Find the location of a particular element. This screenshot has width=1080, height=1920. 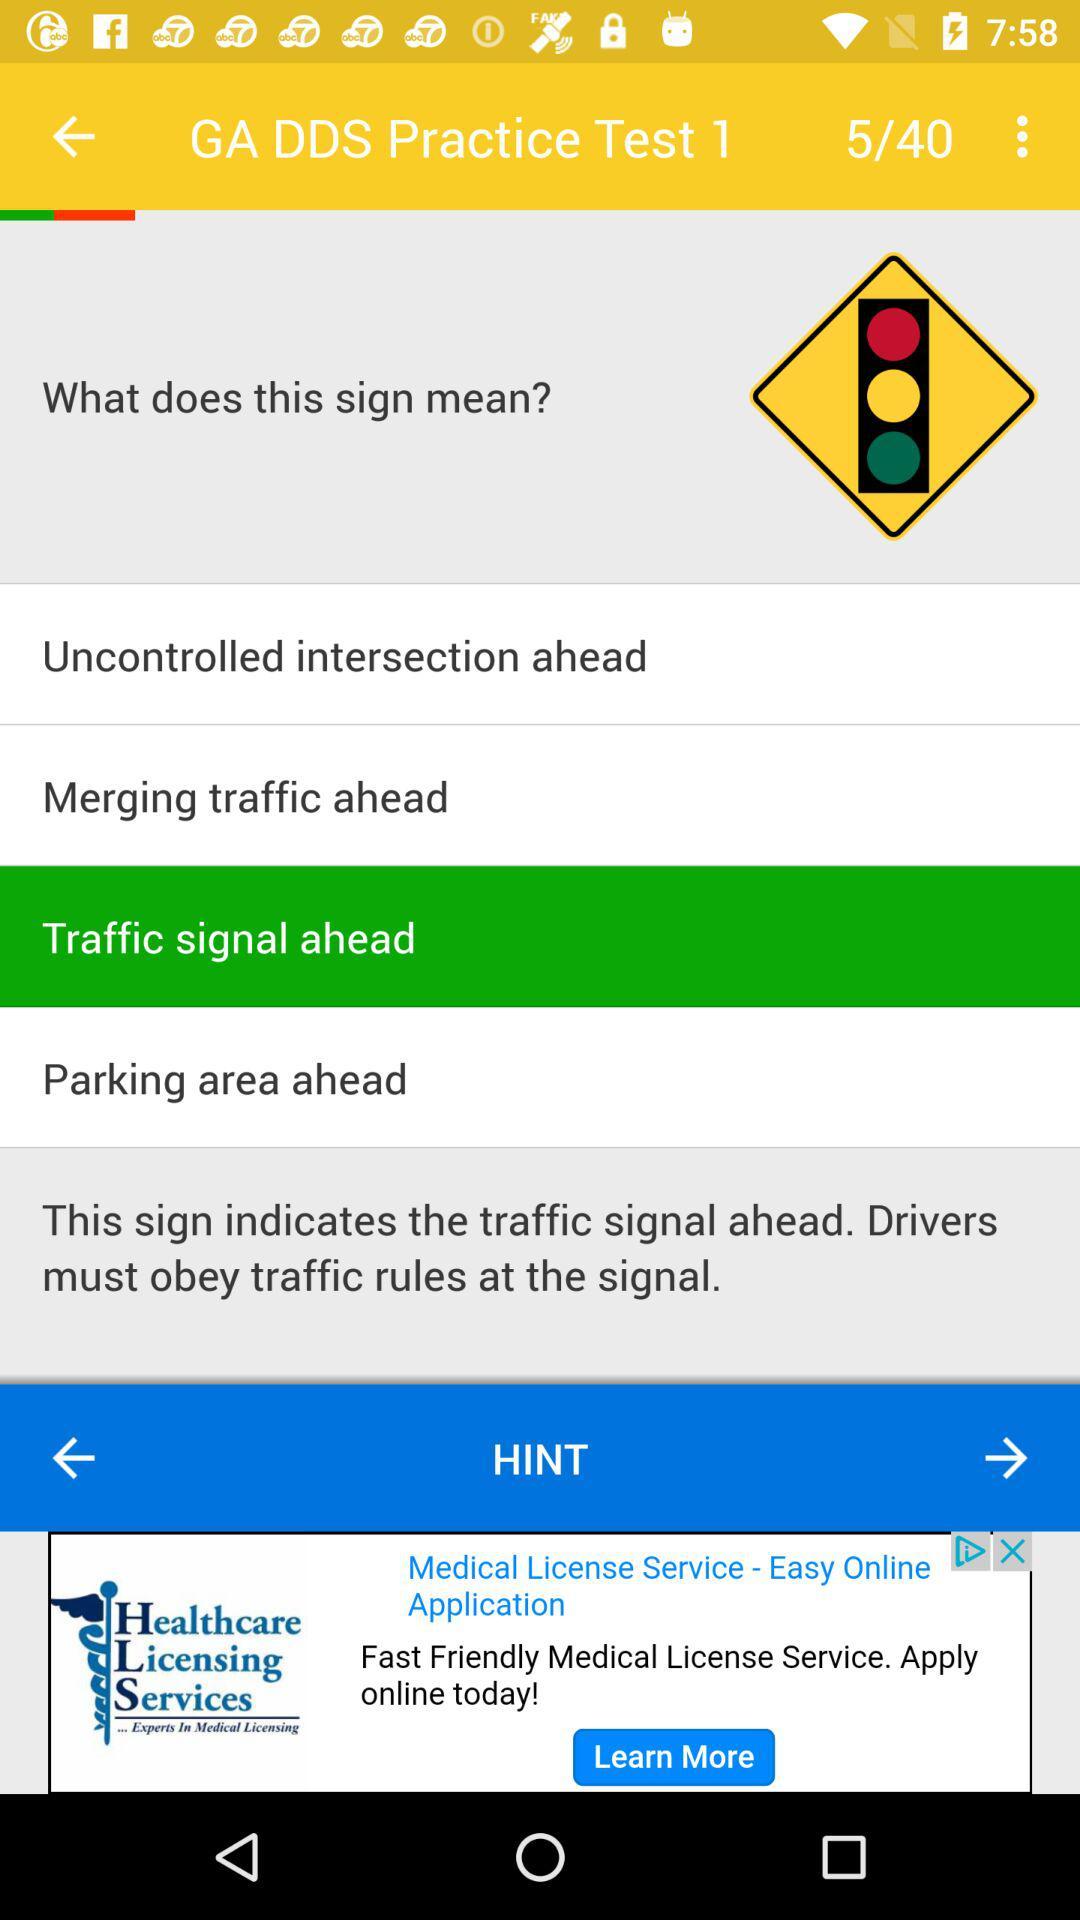

advertisement is located at coordinates (540, 1662).